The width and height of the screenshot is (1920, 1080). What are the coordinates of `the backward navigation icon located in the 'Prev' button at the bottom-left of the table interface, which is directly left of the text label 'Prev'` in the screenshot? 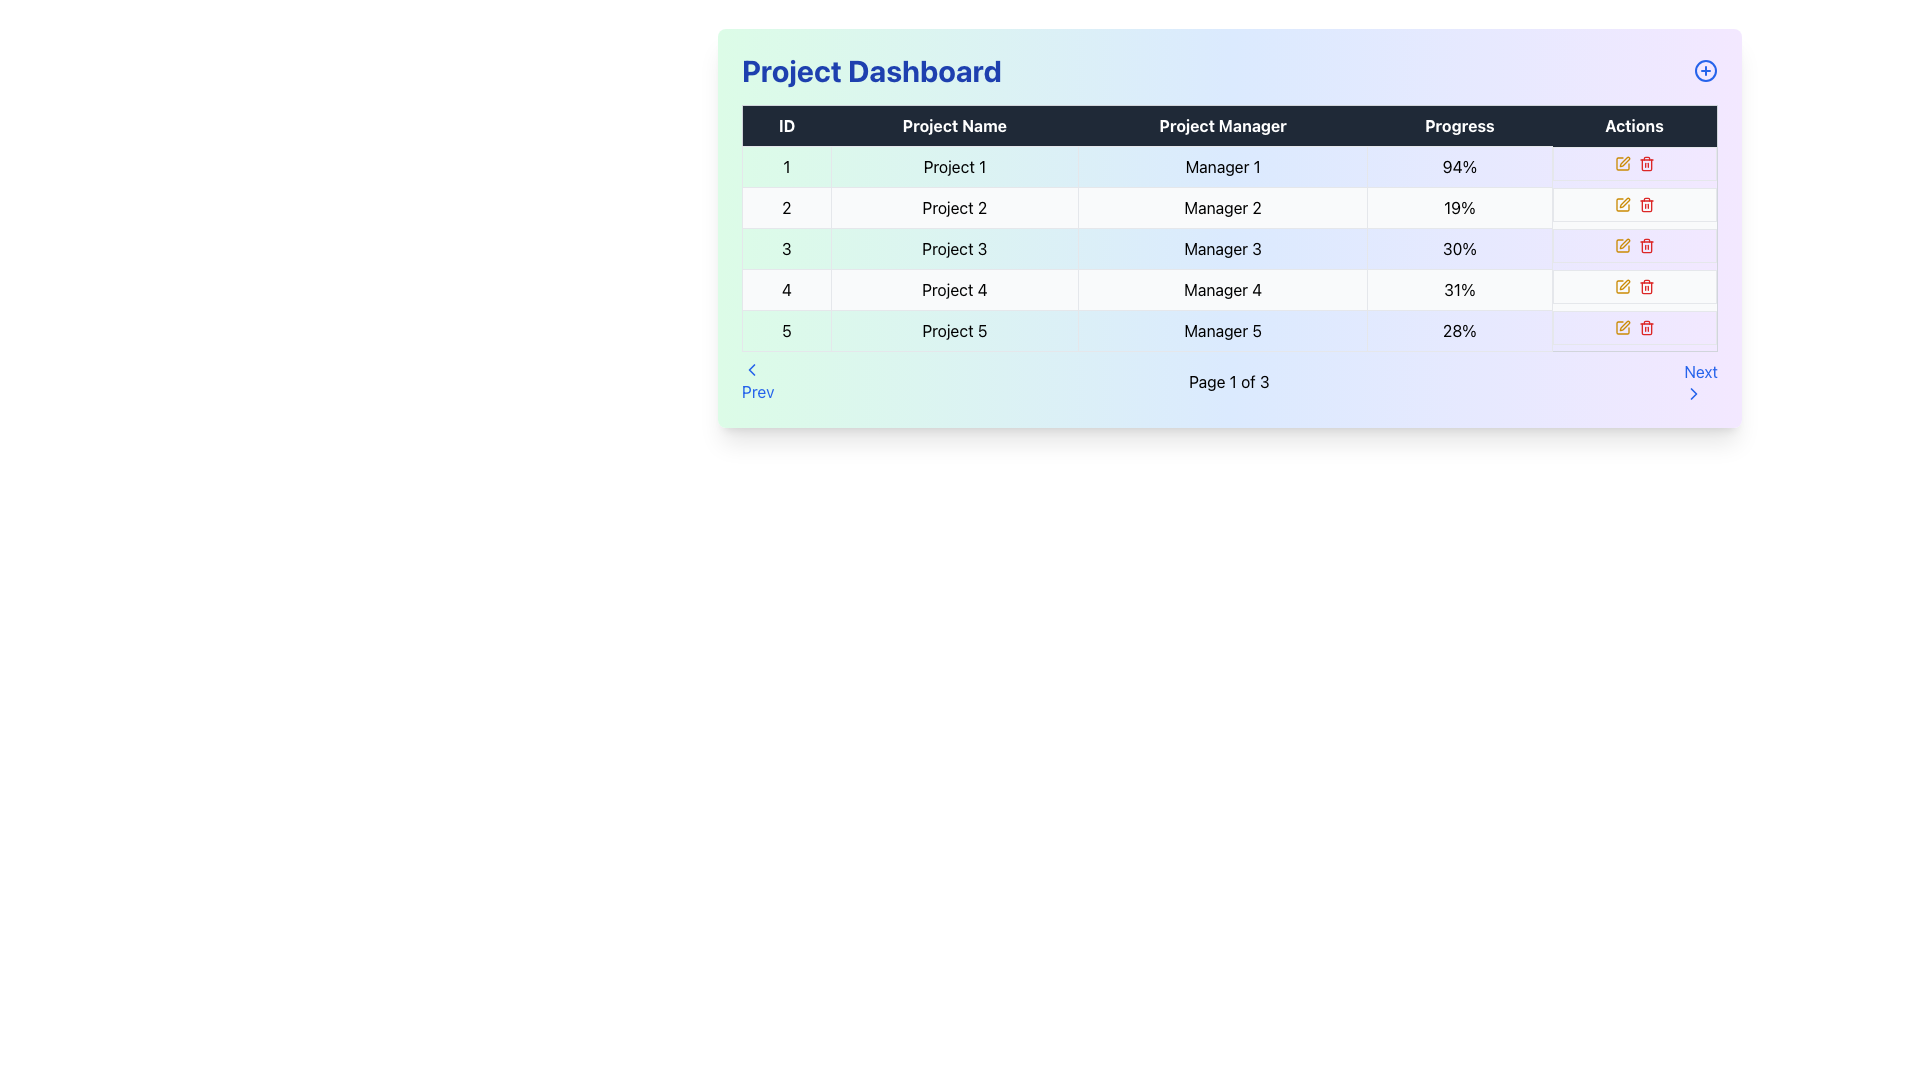 It's located at (751, 370).